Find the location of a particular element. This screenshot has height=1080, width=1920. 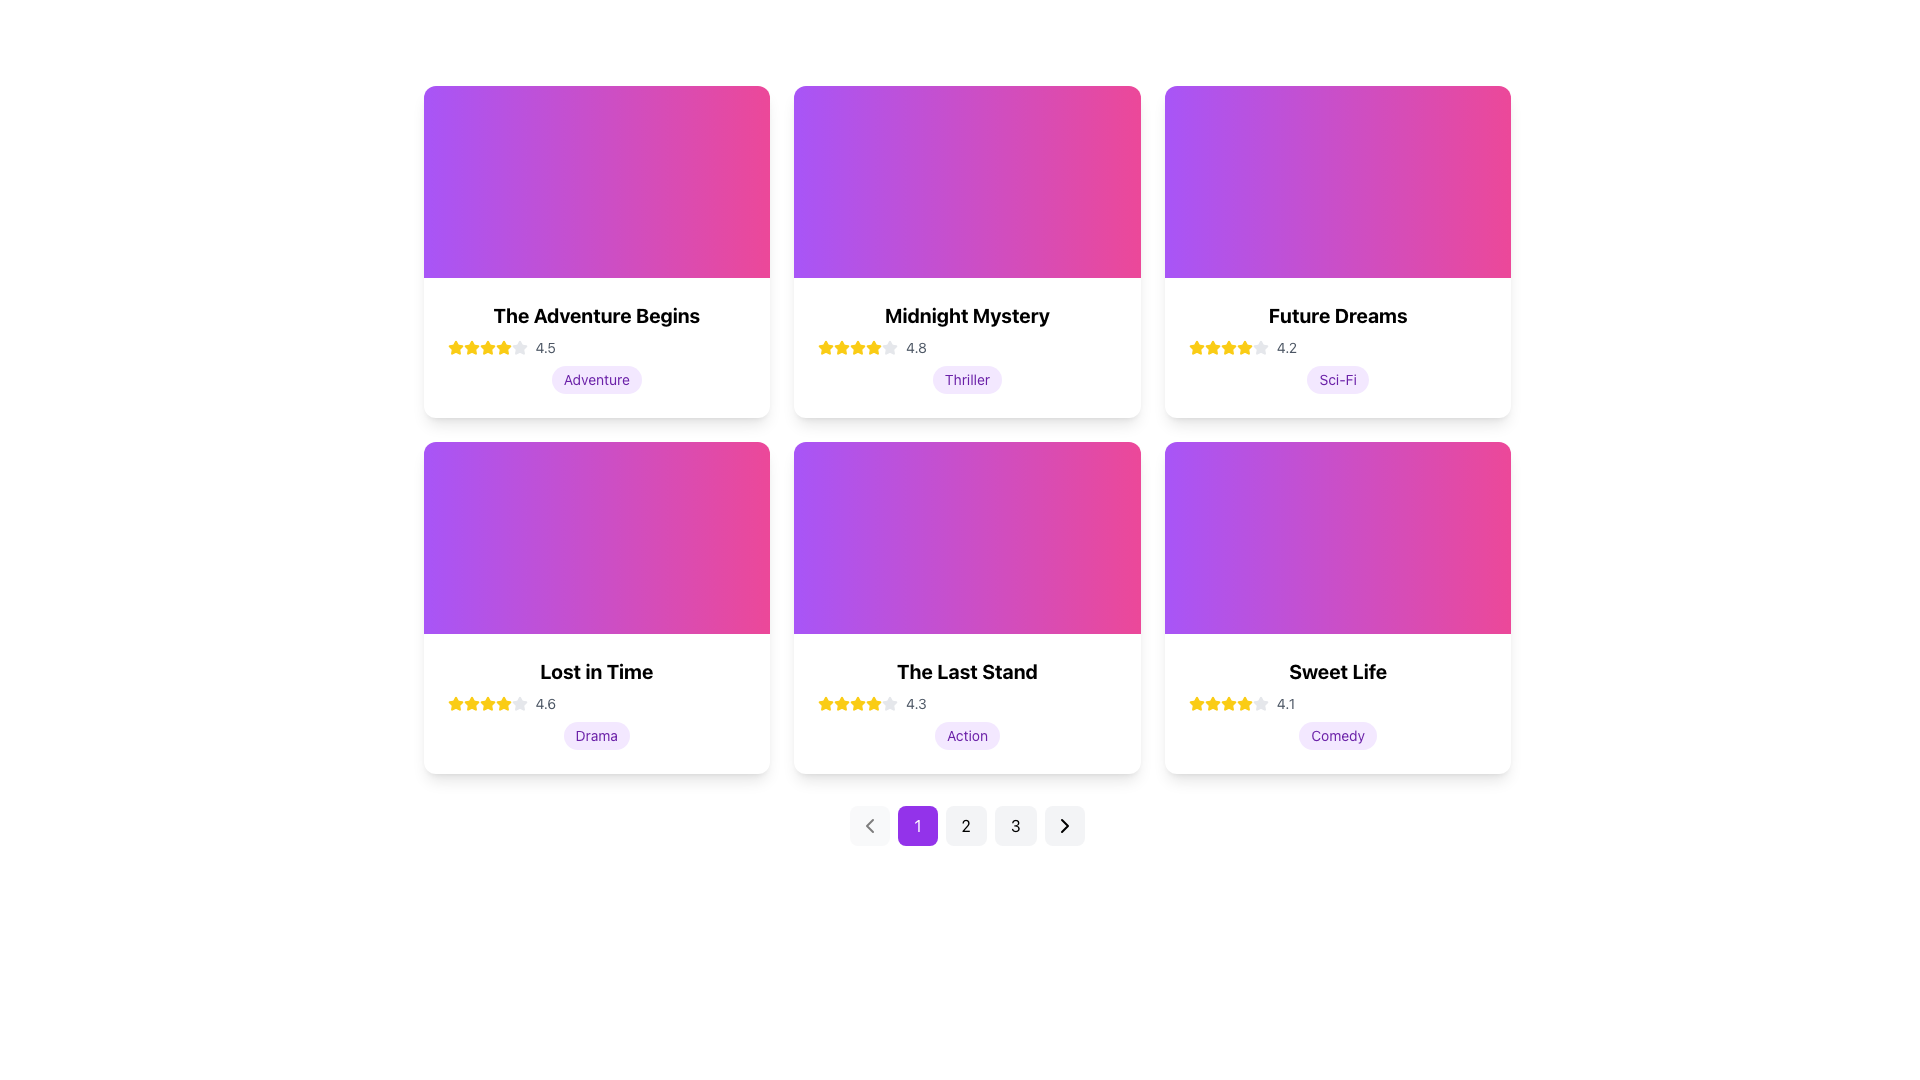

the first star icon in the star rating sequence for the movie 'The Last Stand', which indicates a rating of '4.3' is located at coordinates (826, 703).